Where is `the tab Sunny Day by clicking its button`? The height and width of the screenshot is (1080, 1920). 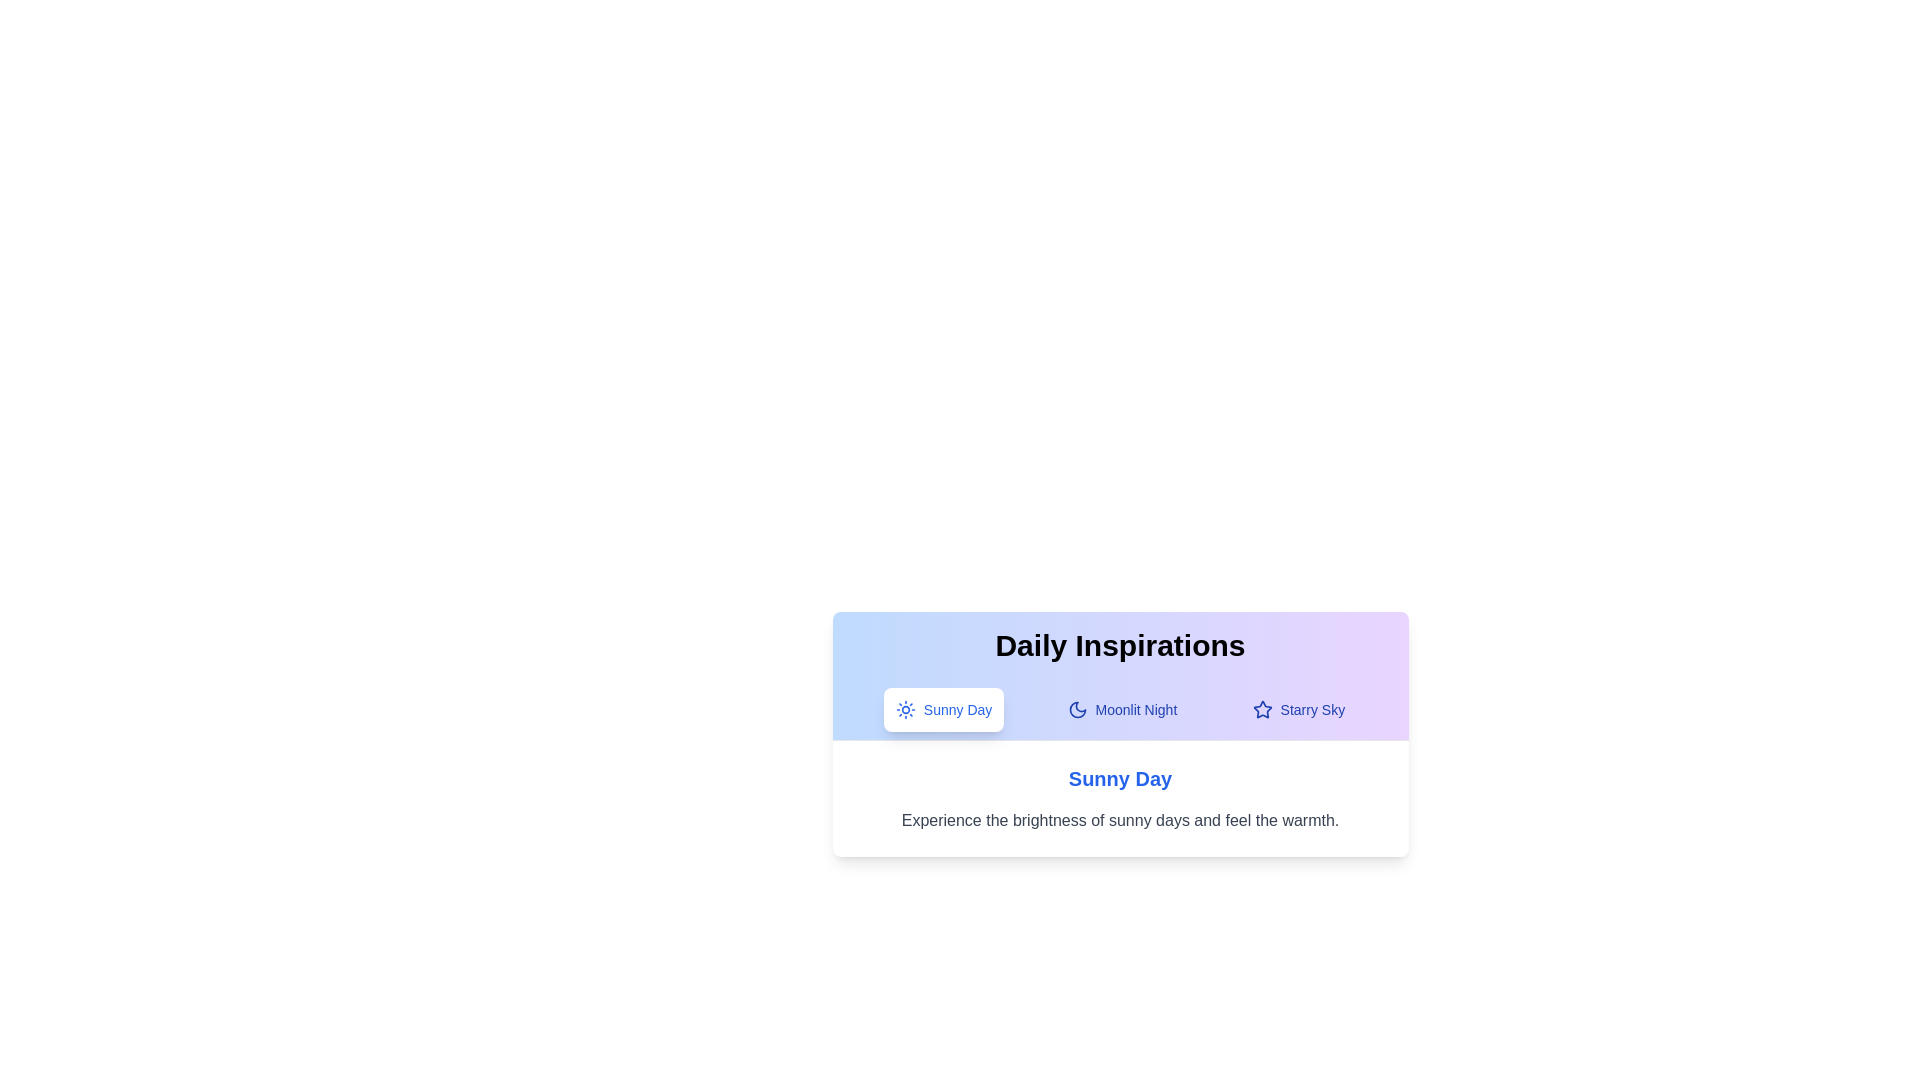
the tab Sunny Day by clicking its button is located at coordinates (943, 708).